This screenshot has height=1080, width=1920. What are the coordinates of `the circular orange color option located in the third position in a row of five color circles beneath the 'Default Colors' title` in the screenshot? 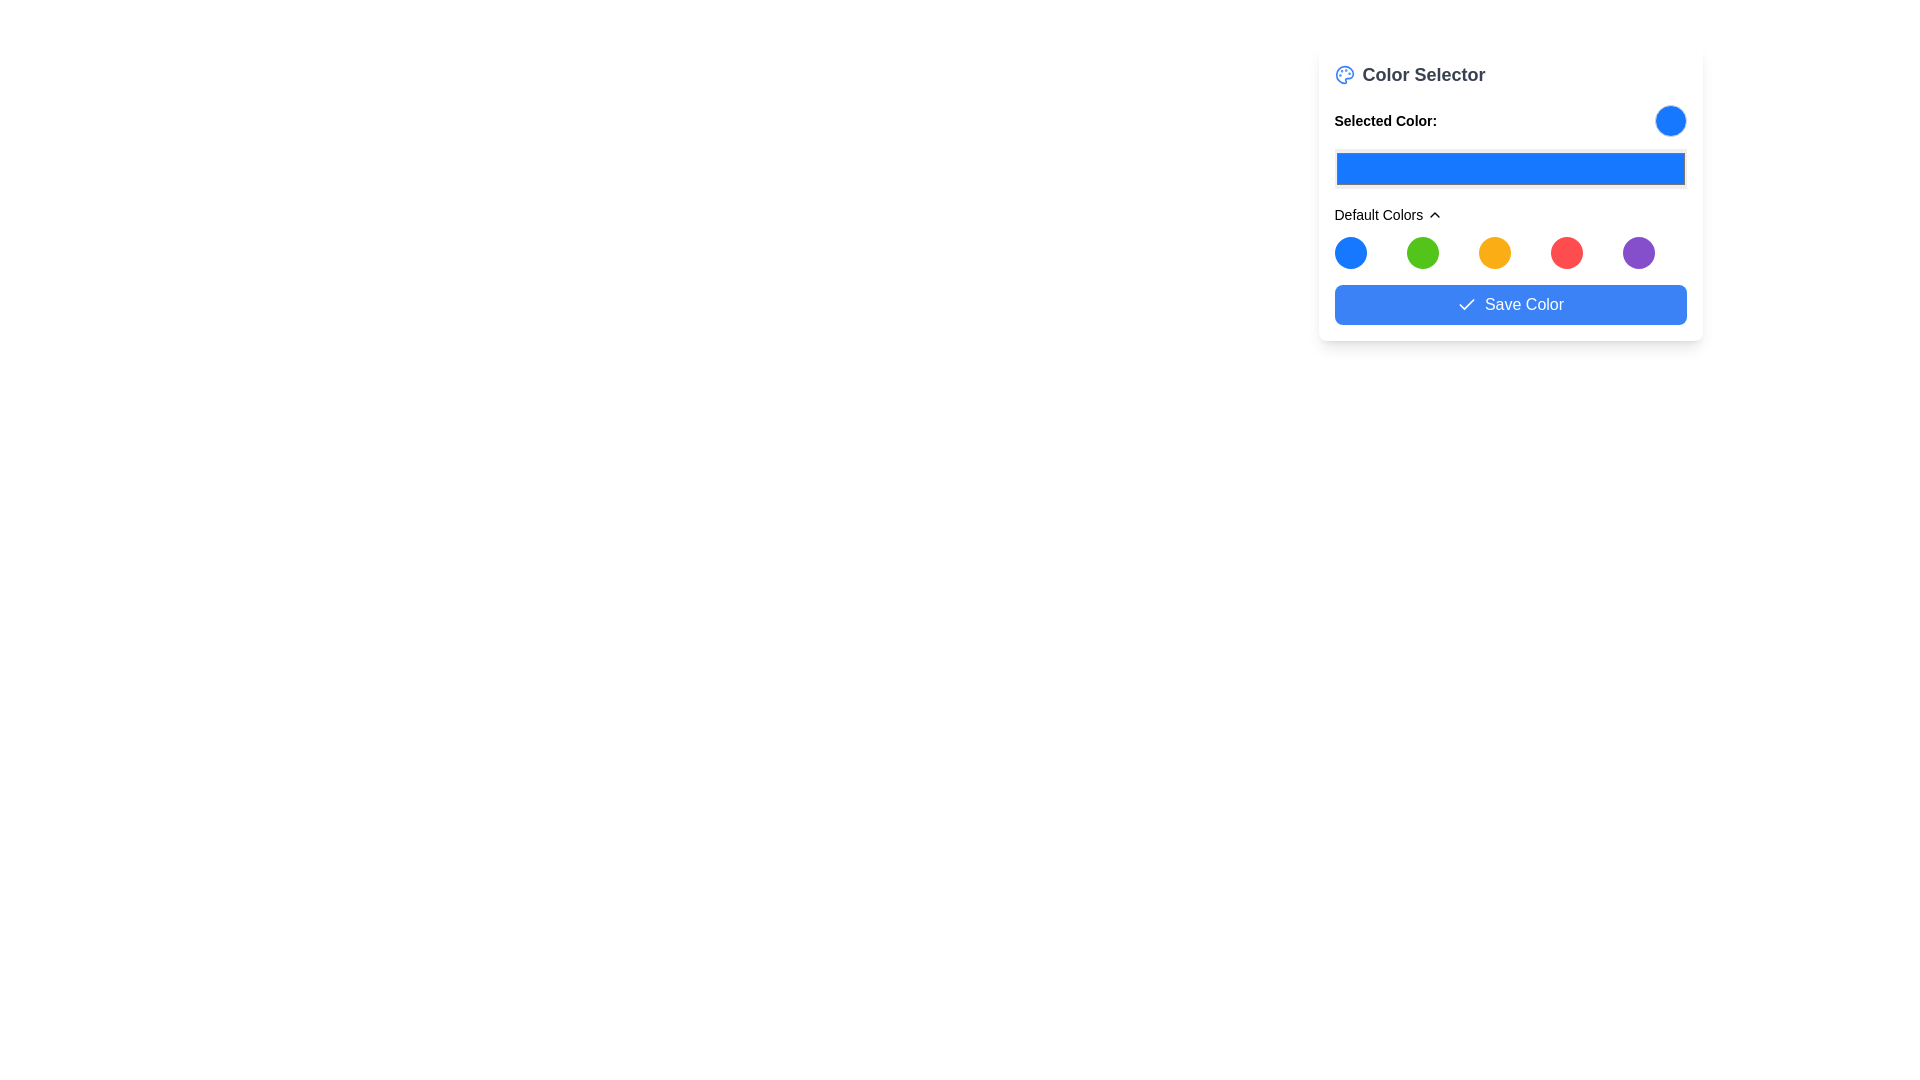 It's located at (1494, 252).